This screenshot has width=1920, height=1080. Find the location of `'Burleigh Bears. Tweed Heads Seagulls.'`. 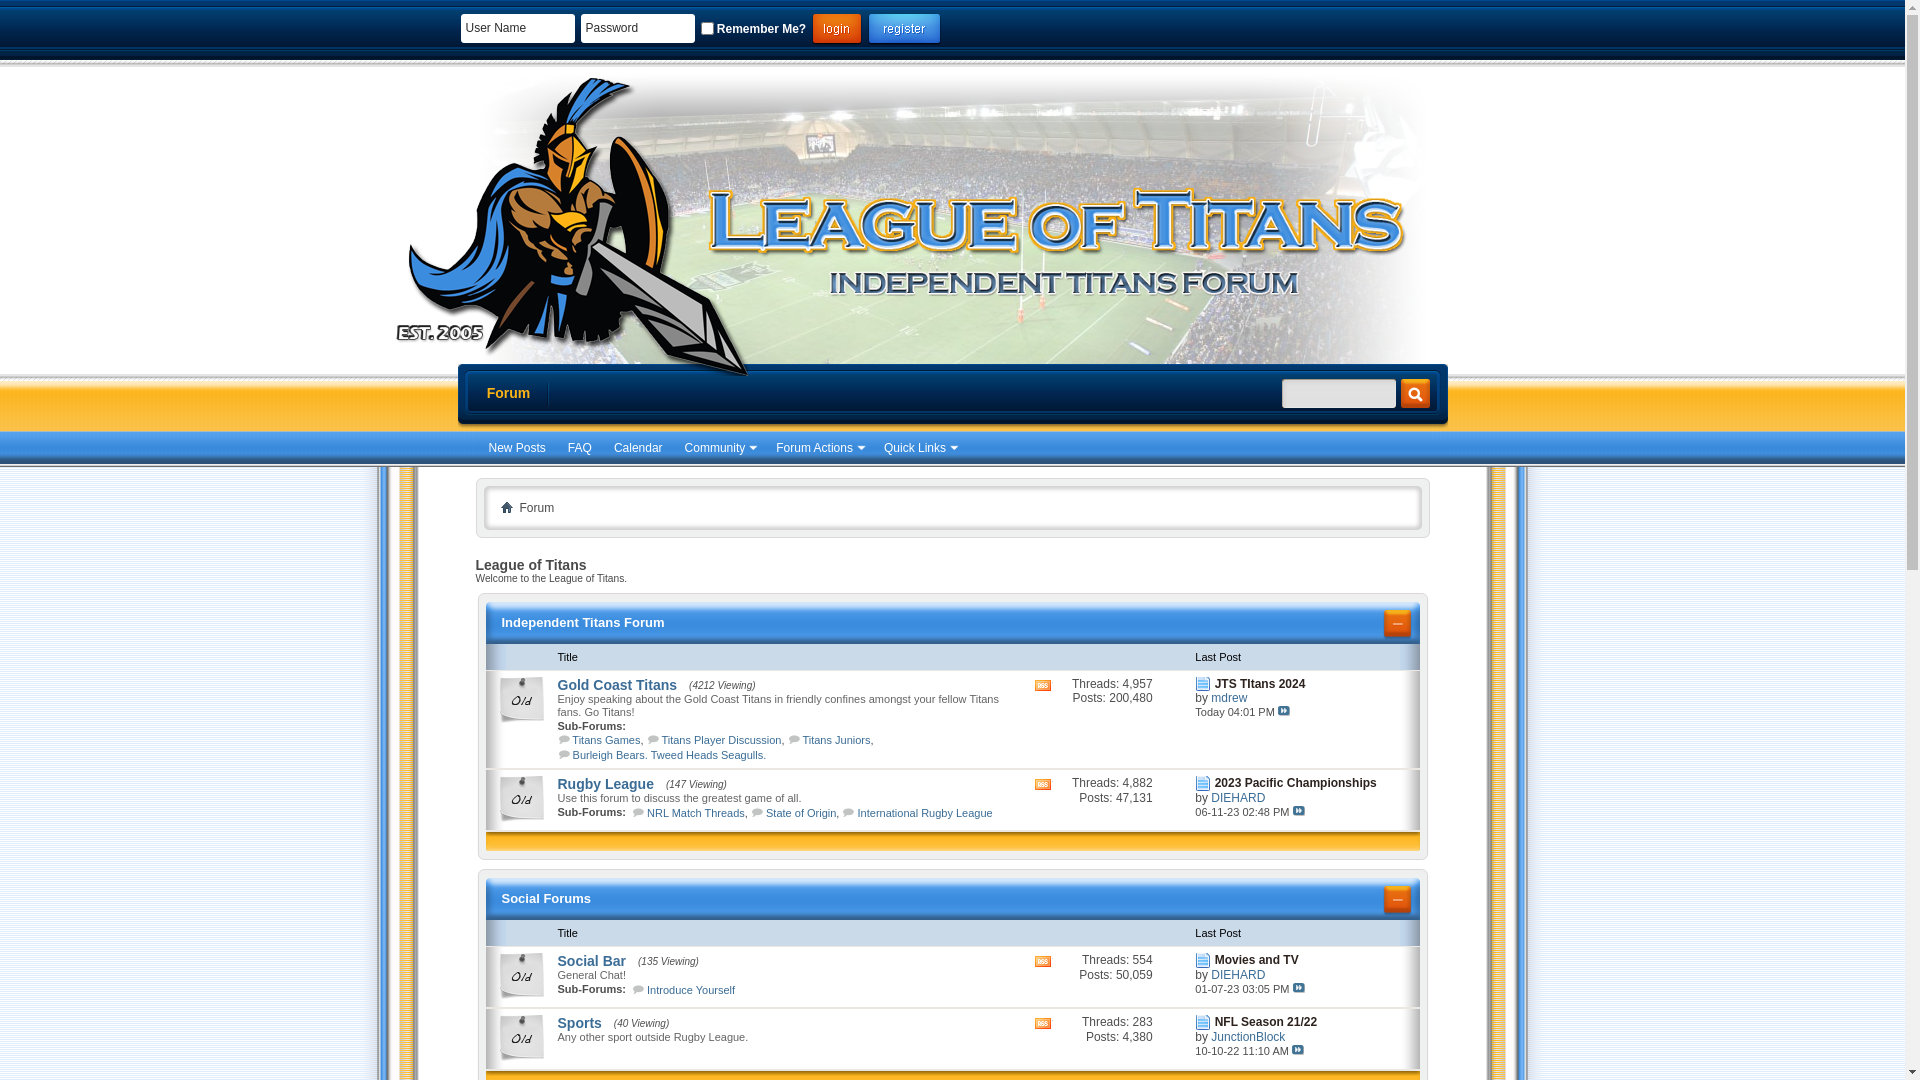

'Burleigh Bears. Tweed Heads Seagulls.' is located at coordinates (670, 755).